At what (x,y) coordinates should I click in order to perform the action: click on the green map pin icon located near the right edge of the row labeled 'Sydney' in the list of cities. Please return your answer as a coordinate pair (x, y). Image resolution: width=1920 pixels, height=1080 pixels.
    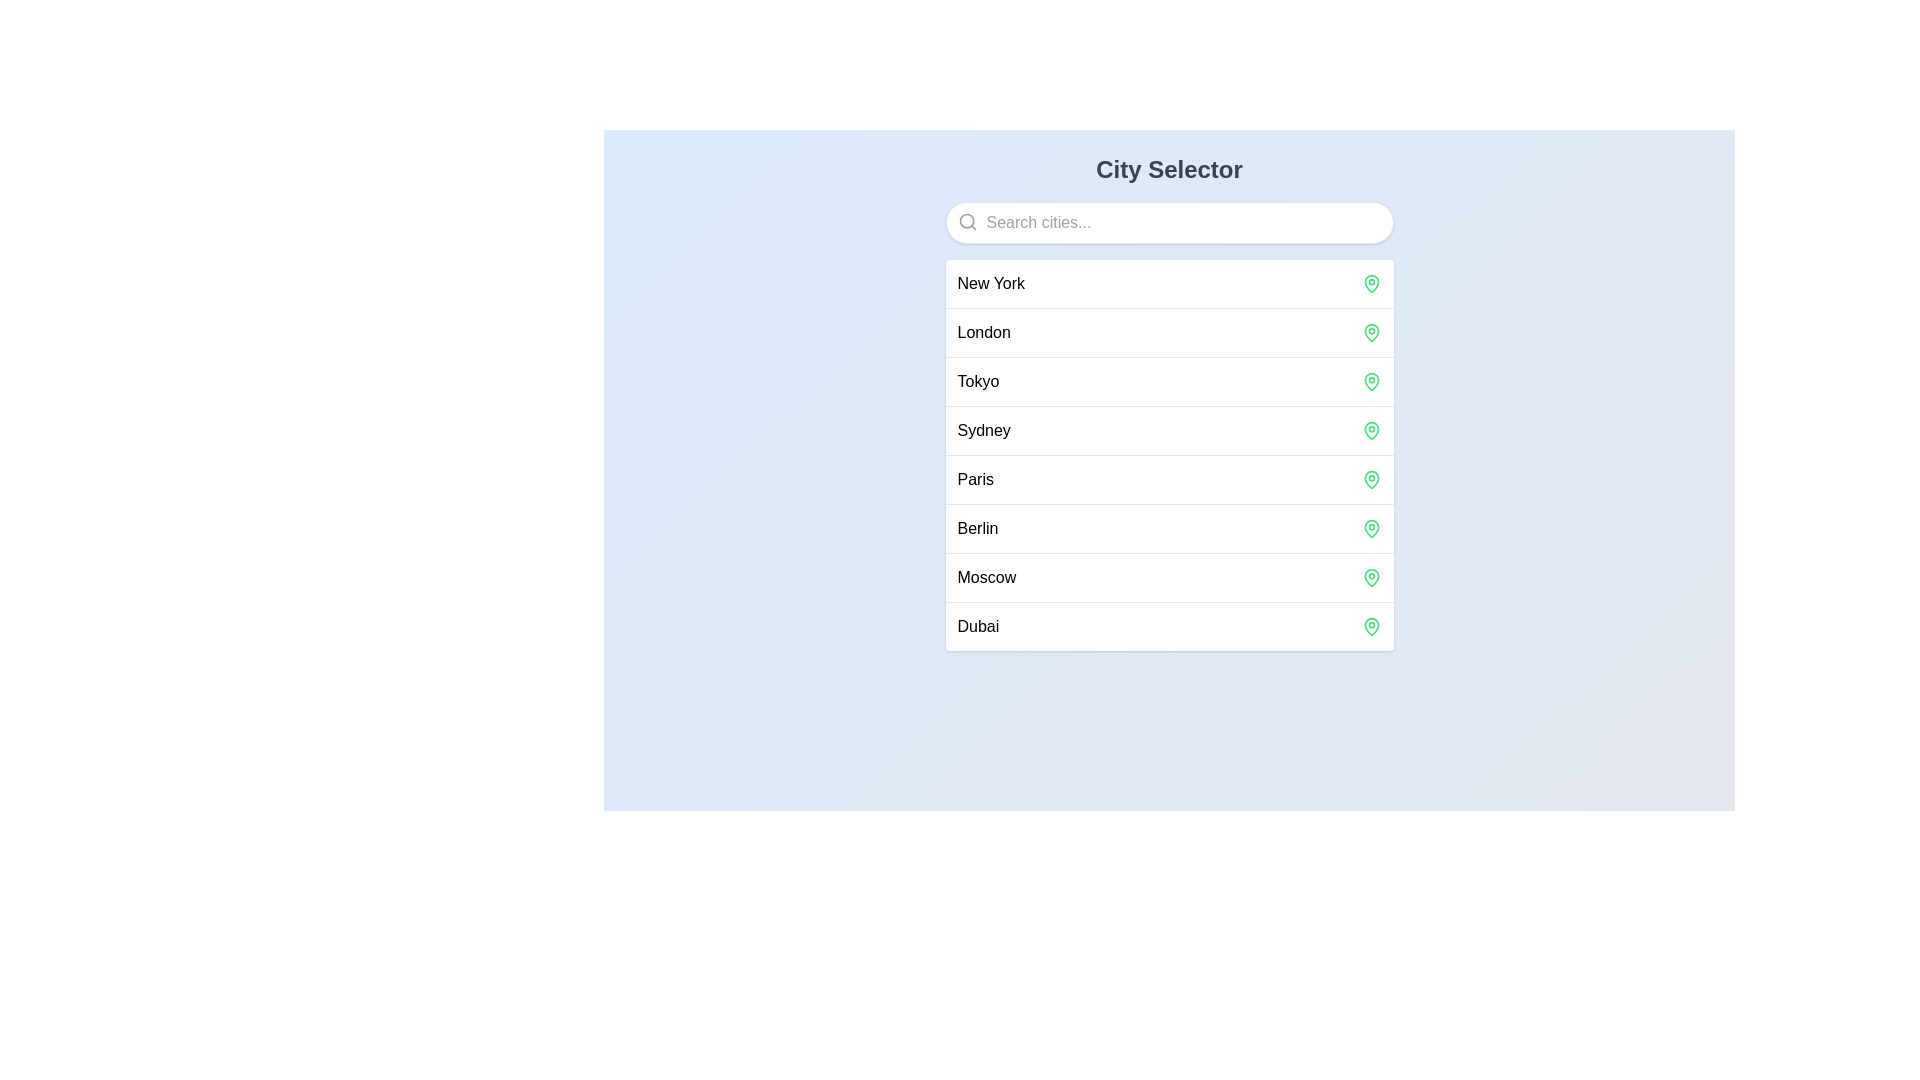
    Looking at the image, I should click on (1370, 430).